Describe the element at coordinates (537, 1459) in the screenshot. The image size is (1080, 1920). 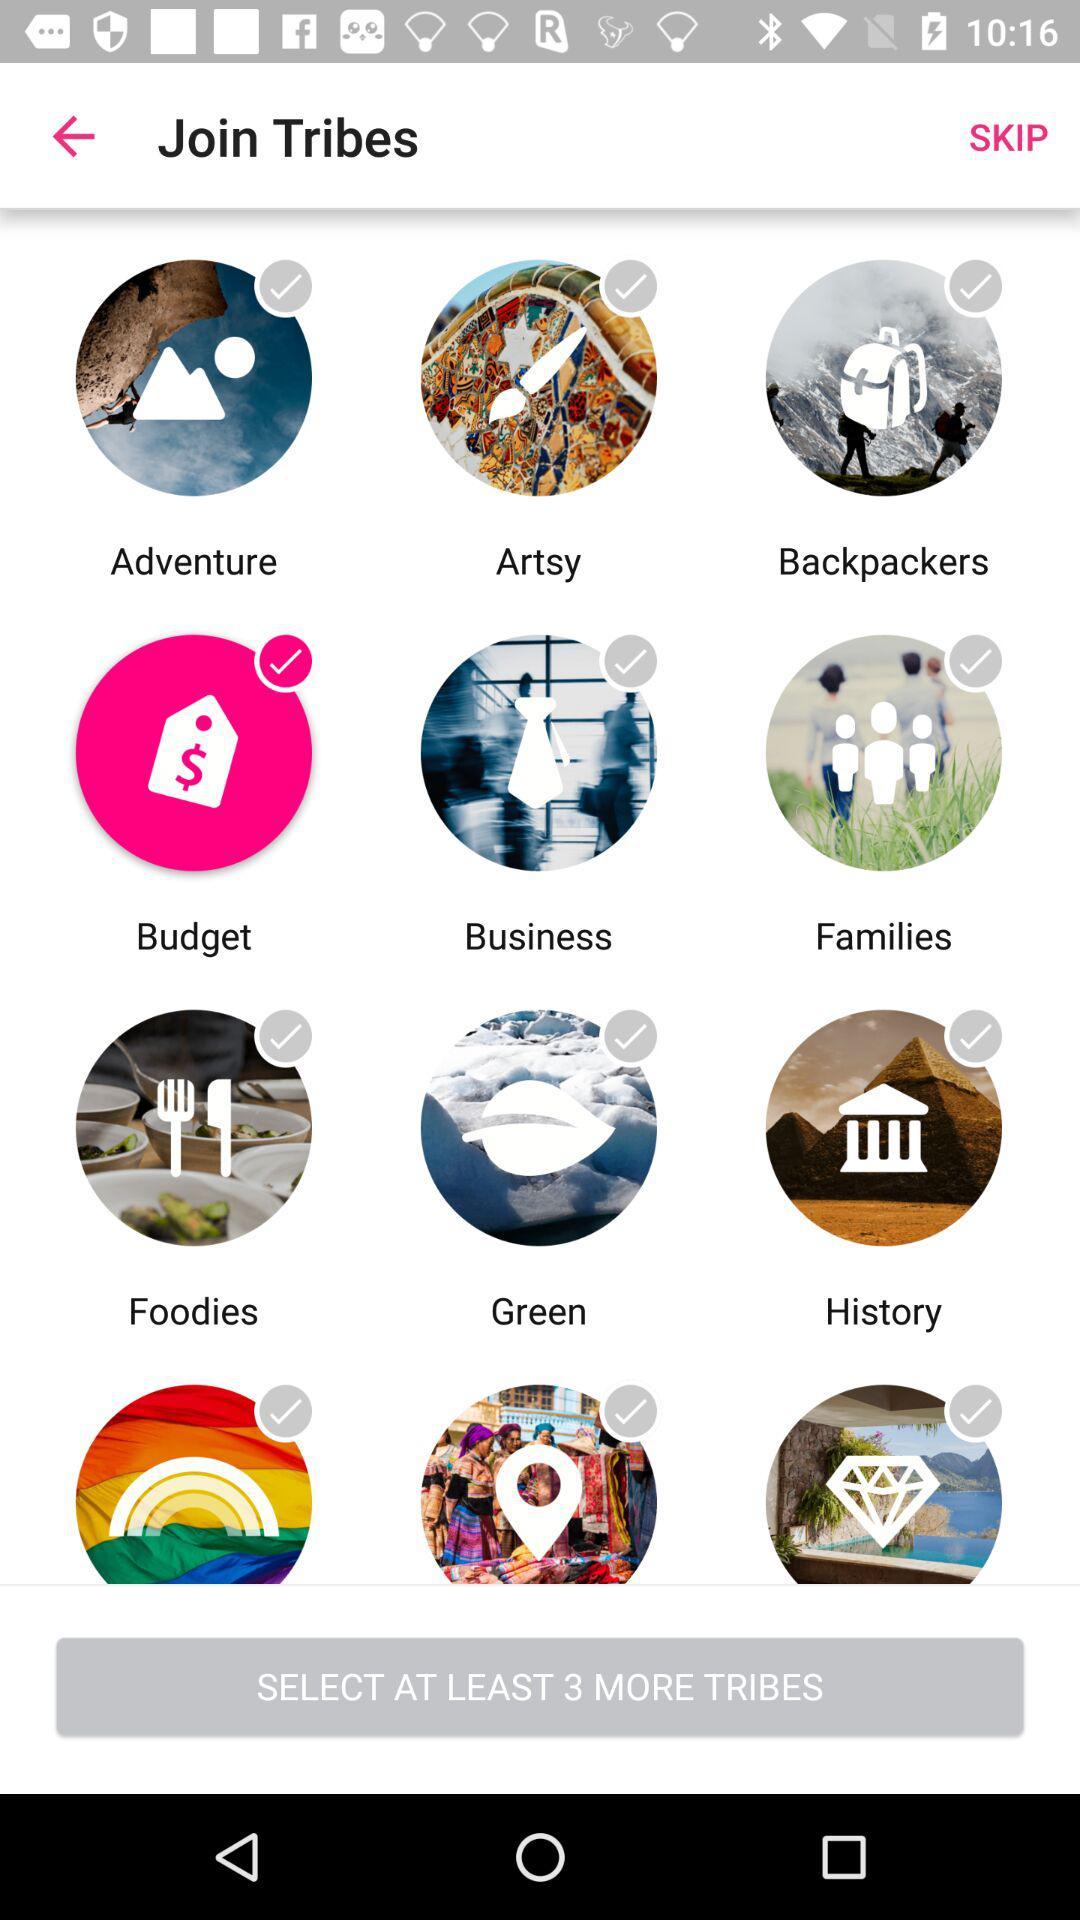
I see `this tribe` at that location.